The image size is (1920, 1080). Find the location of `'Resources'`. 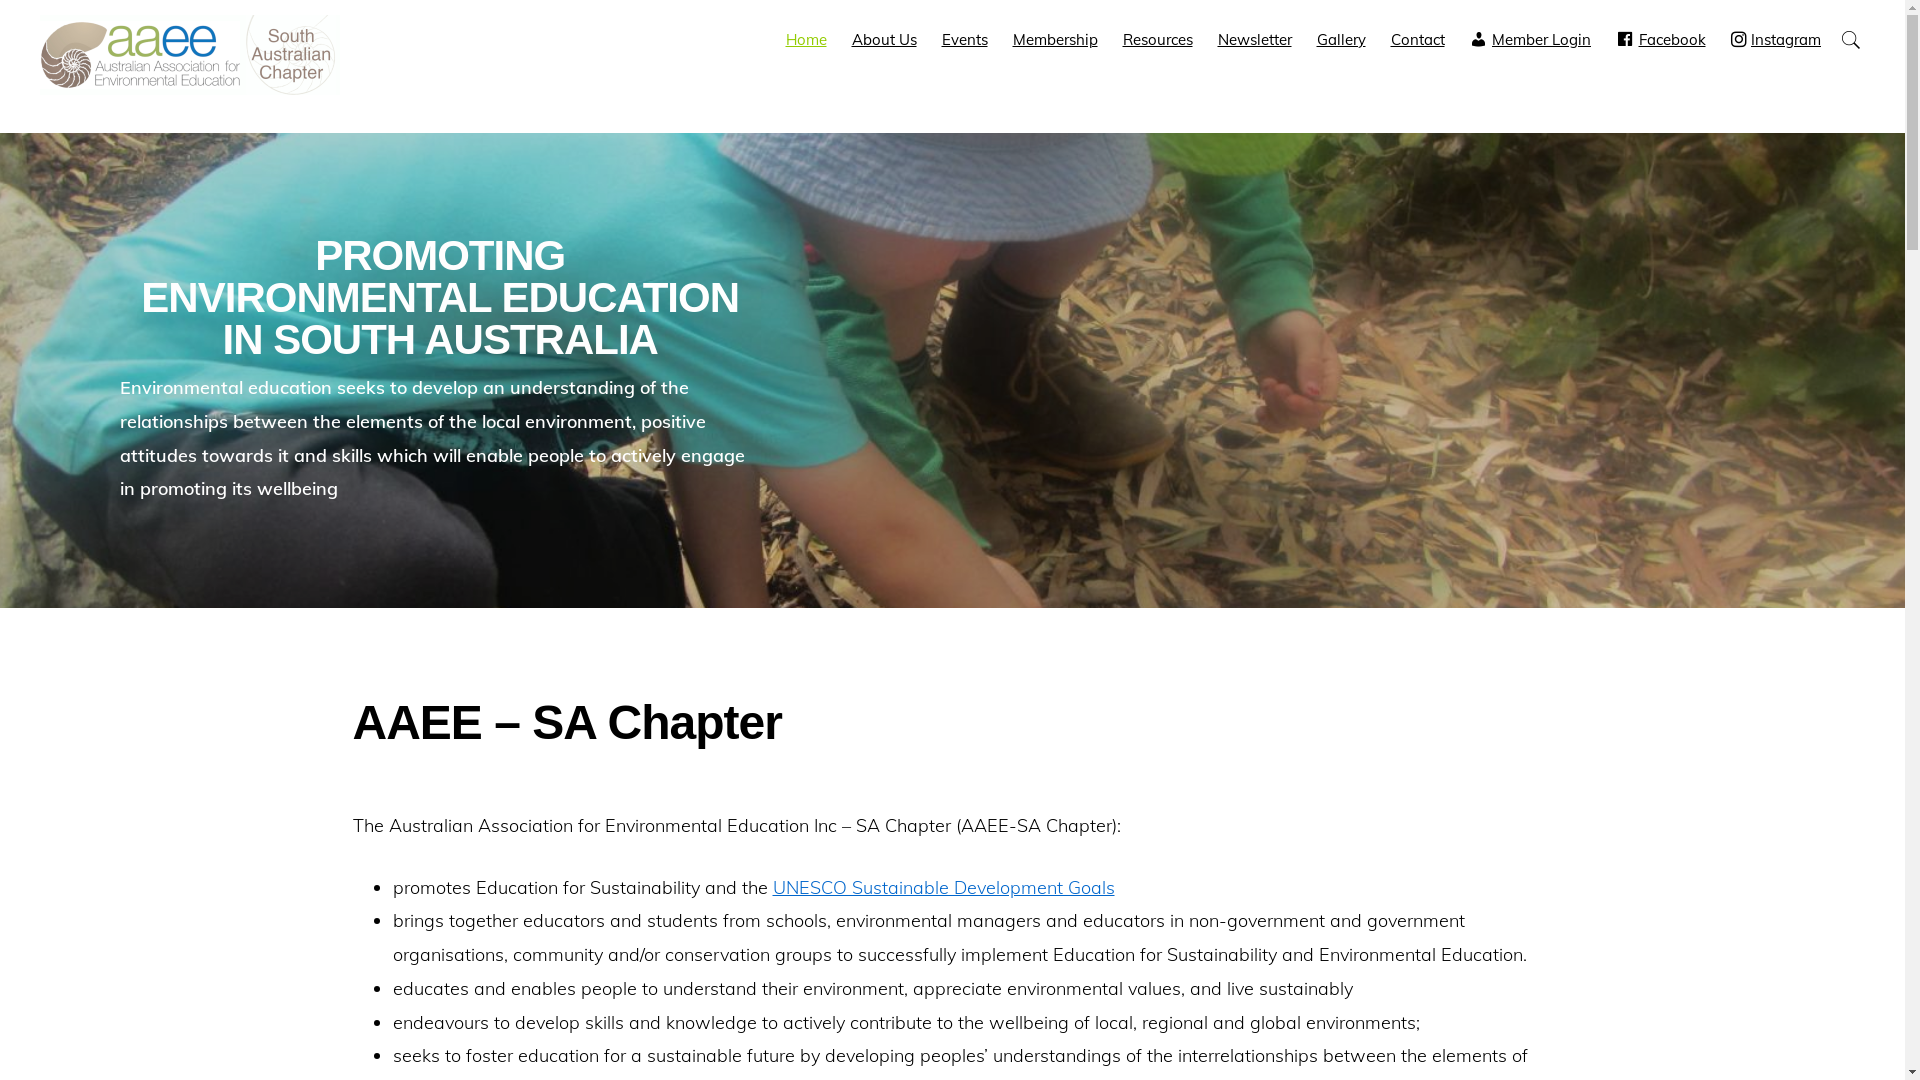

'Resources' is located at coordinates (1111, 39).